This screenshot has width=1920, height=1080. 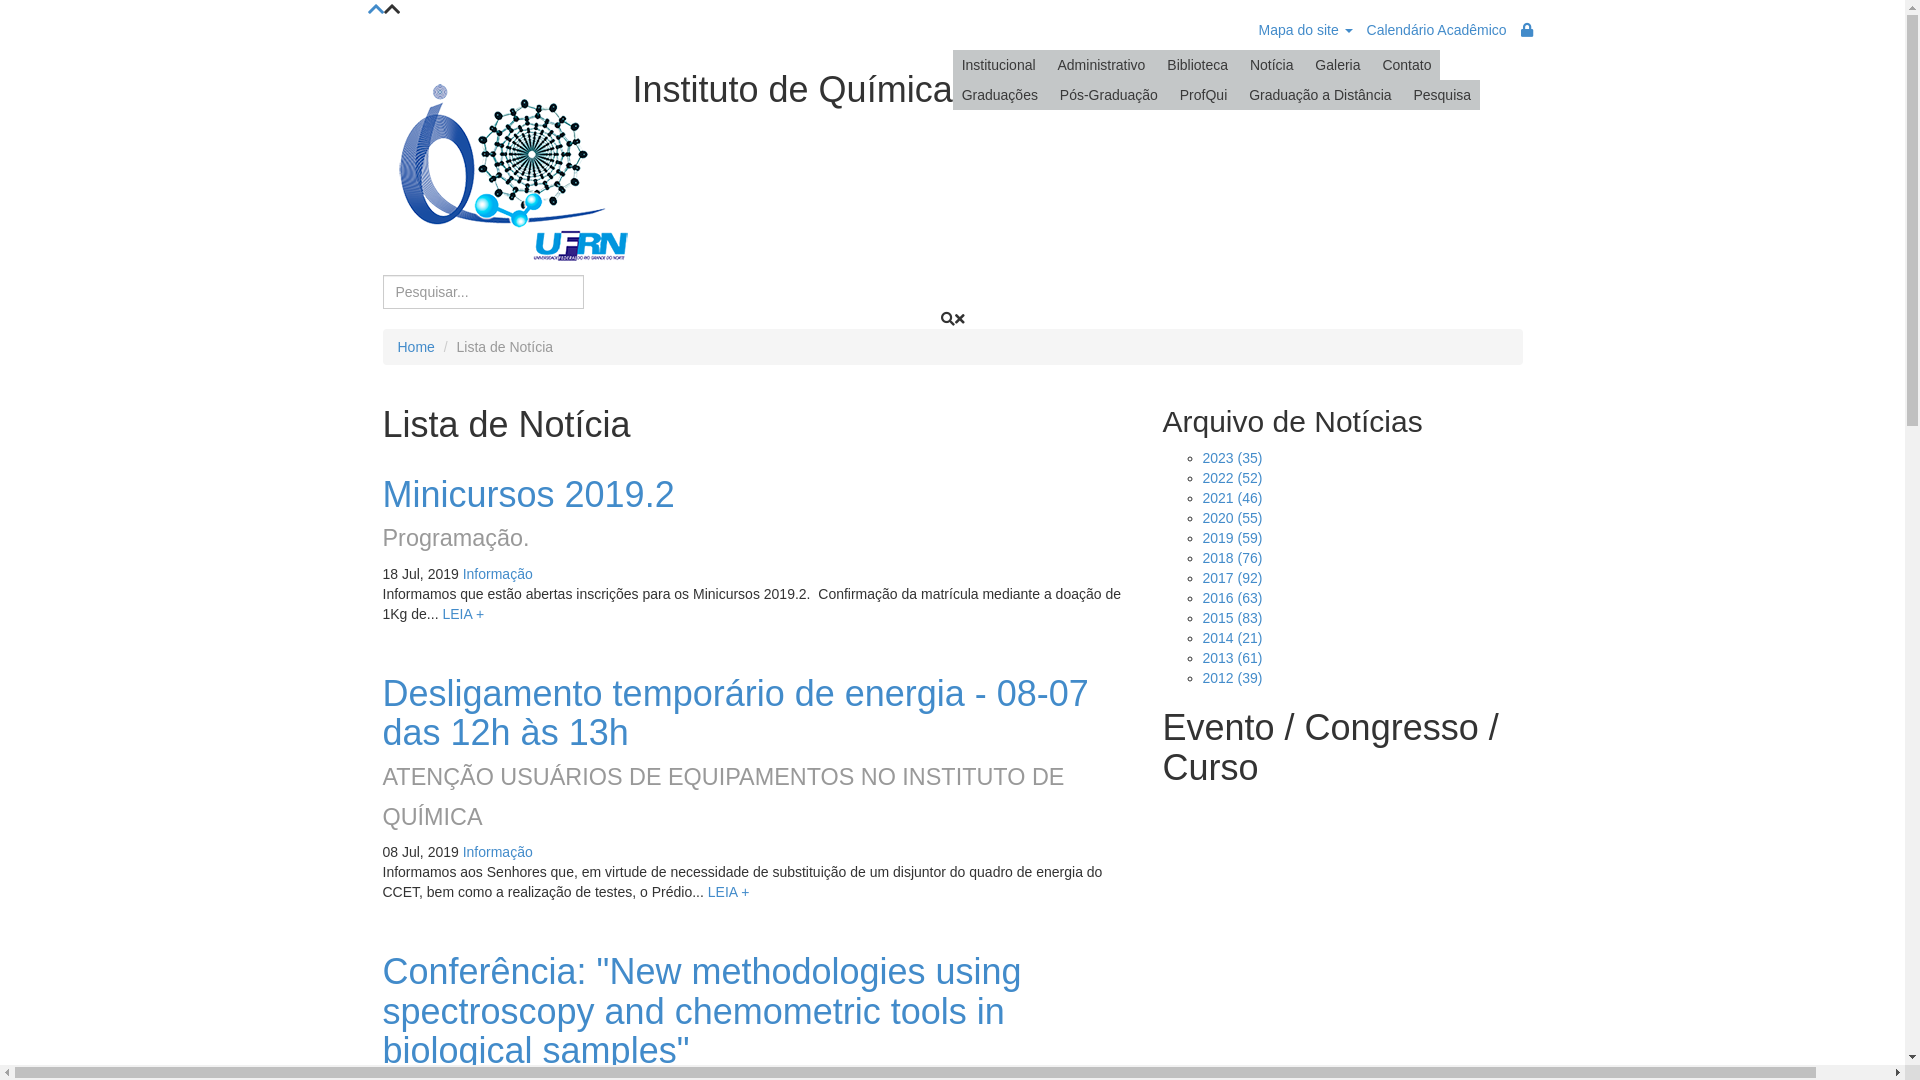 What do you see at coordinates (461, 612) in the screenshot?
I see `'LEIA +'` at bounding box center [461, 612].